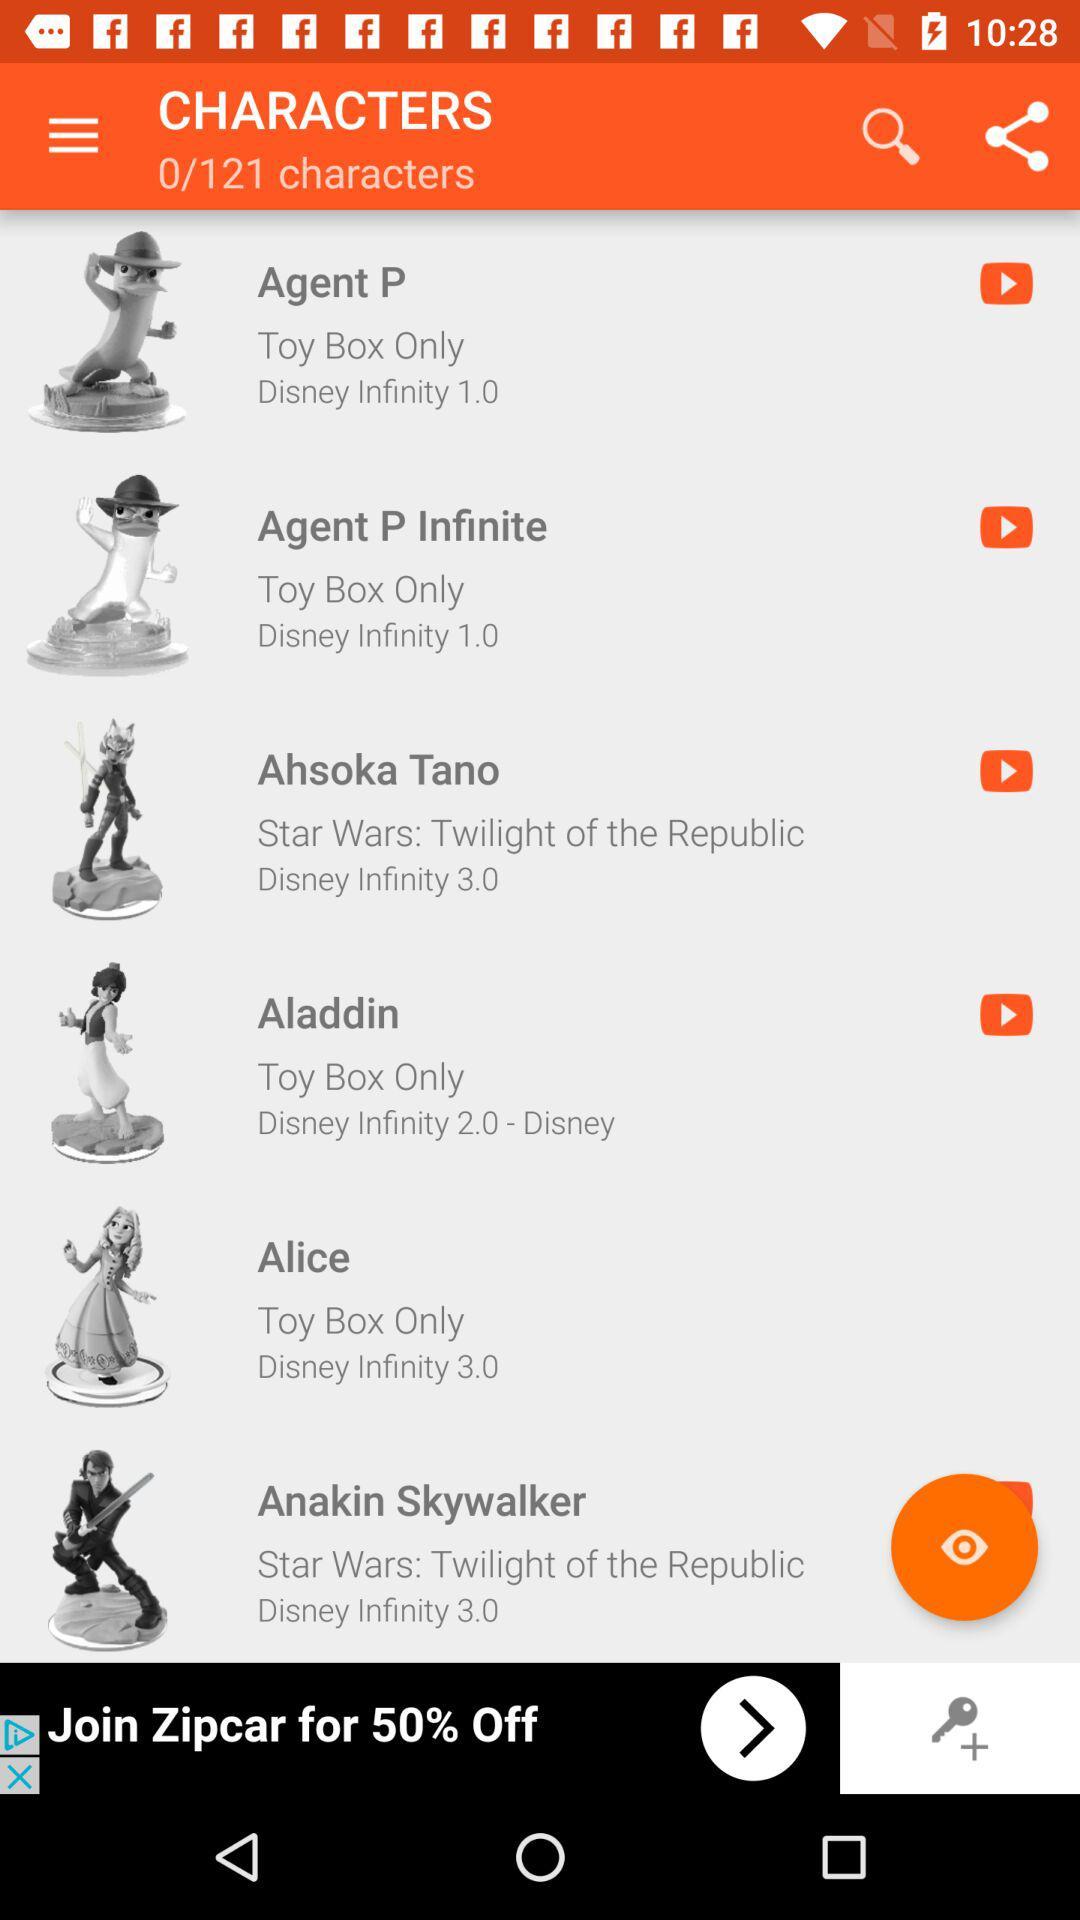 This screenshot has height=1920, width=1080. I want to click on log keys, so click(959, 1727).